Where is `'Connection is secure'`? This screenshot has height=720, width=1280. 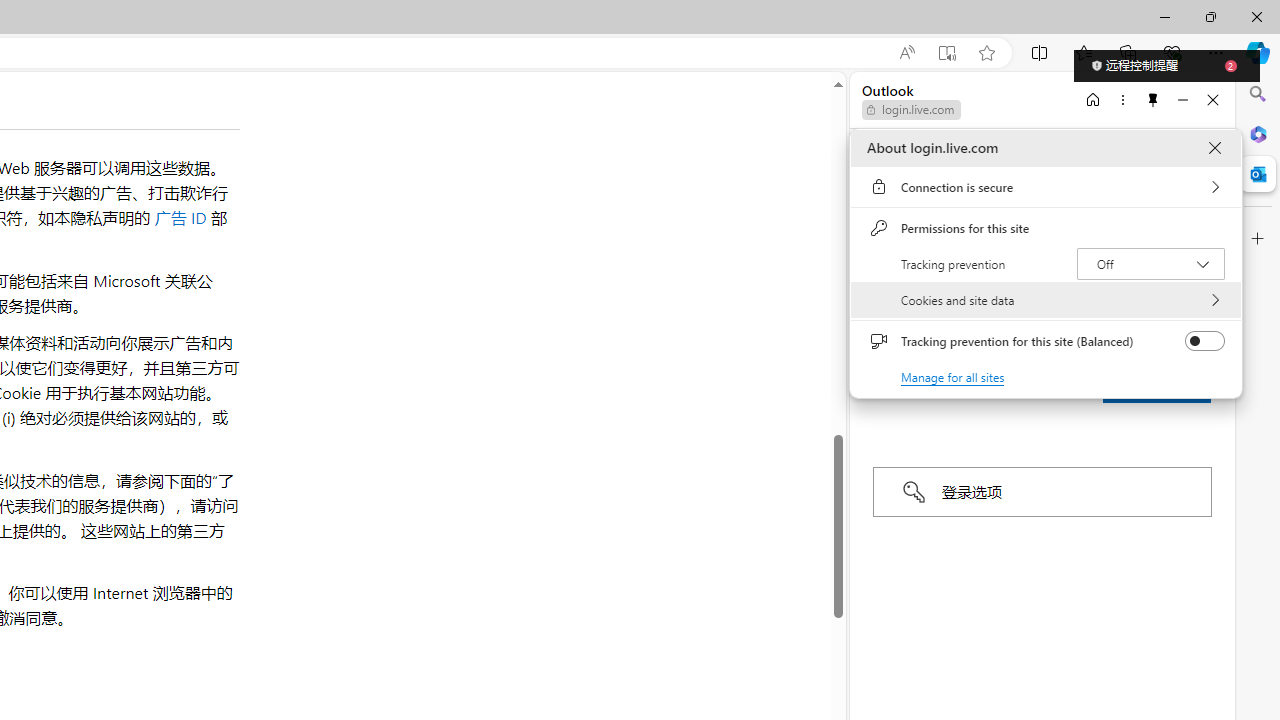 'Connection is secure' is located at coordinates (1045, 187).